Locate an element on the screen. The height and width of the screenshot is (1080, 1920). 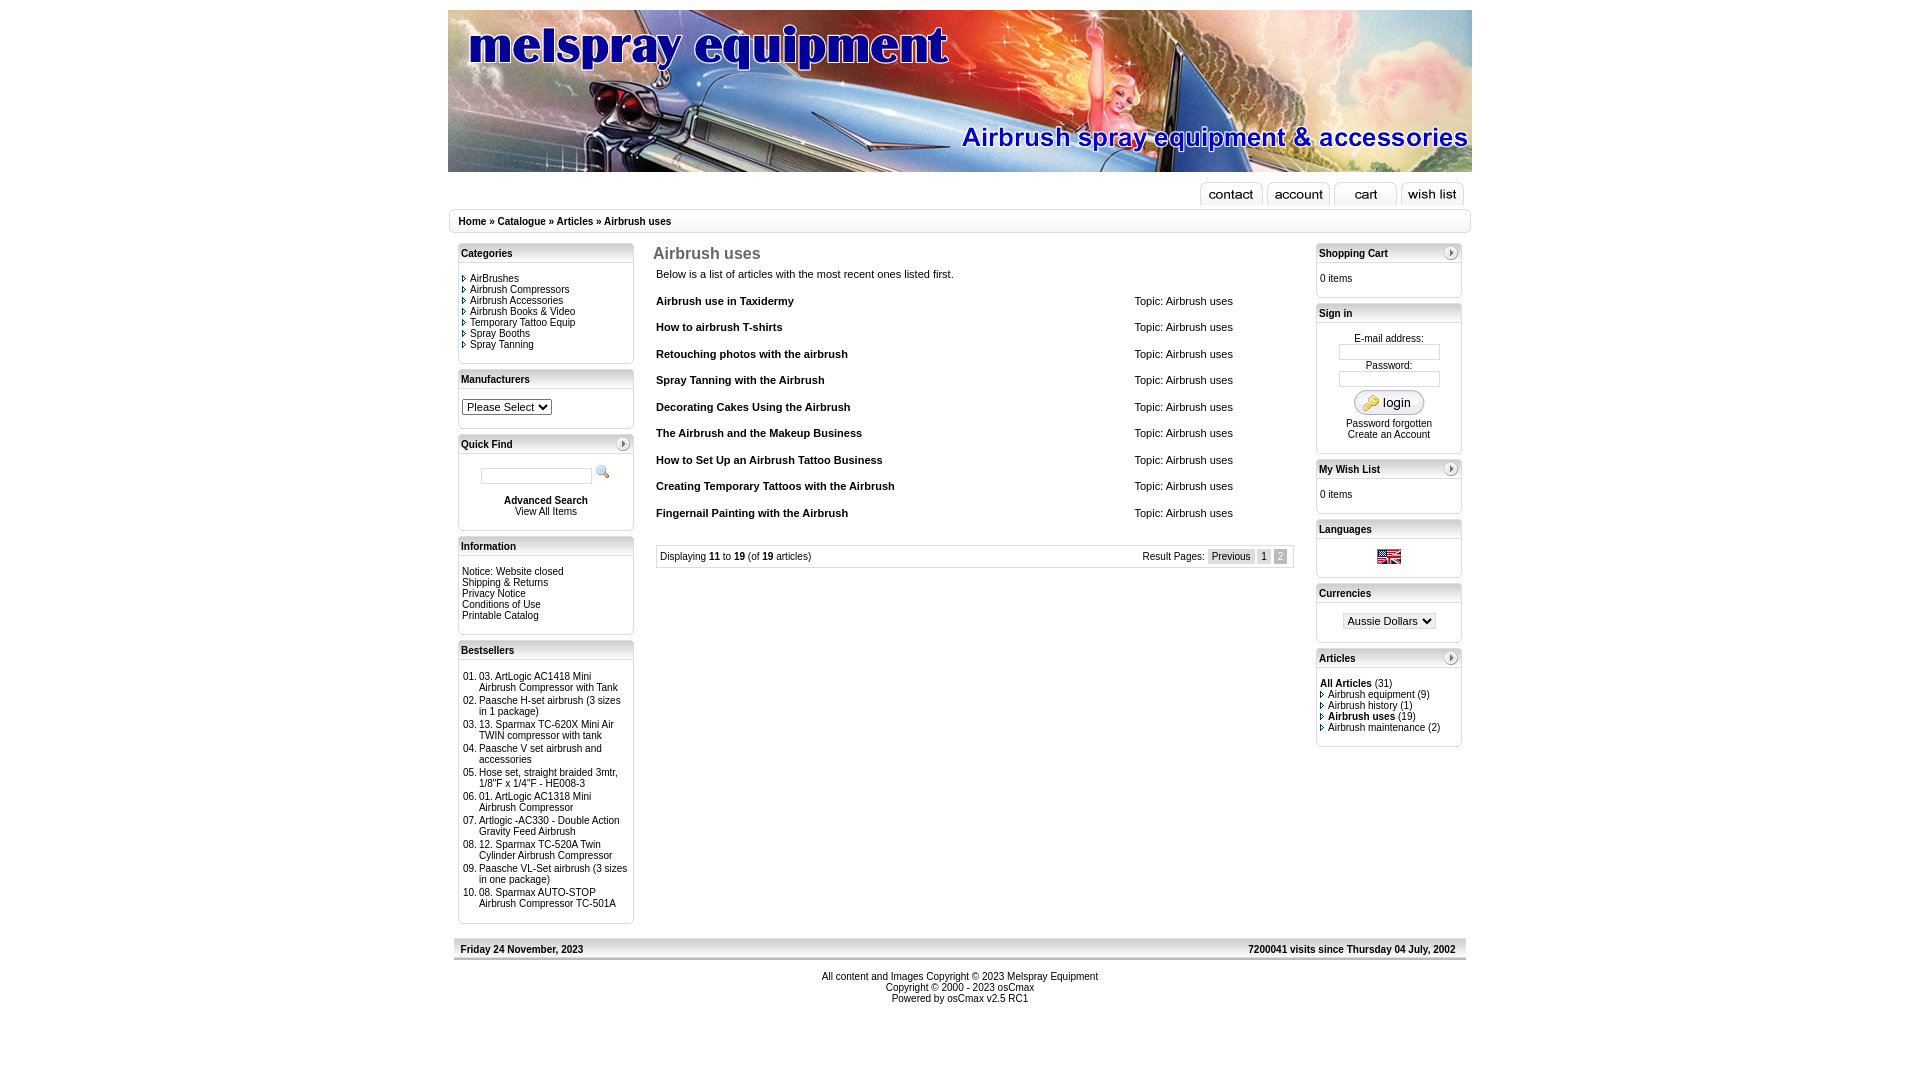
'osCmax' is located at coordinates (1014, 986).